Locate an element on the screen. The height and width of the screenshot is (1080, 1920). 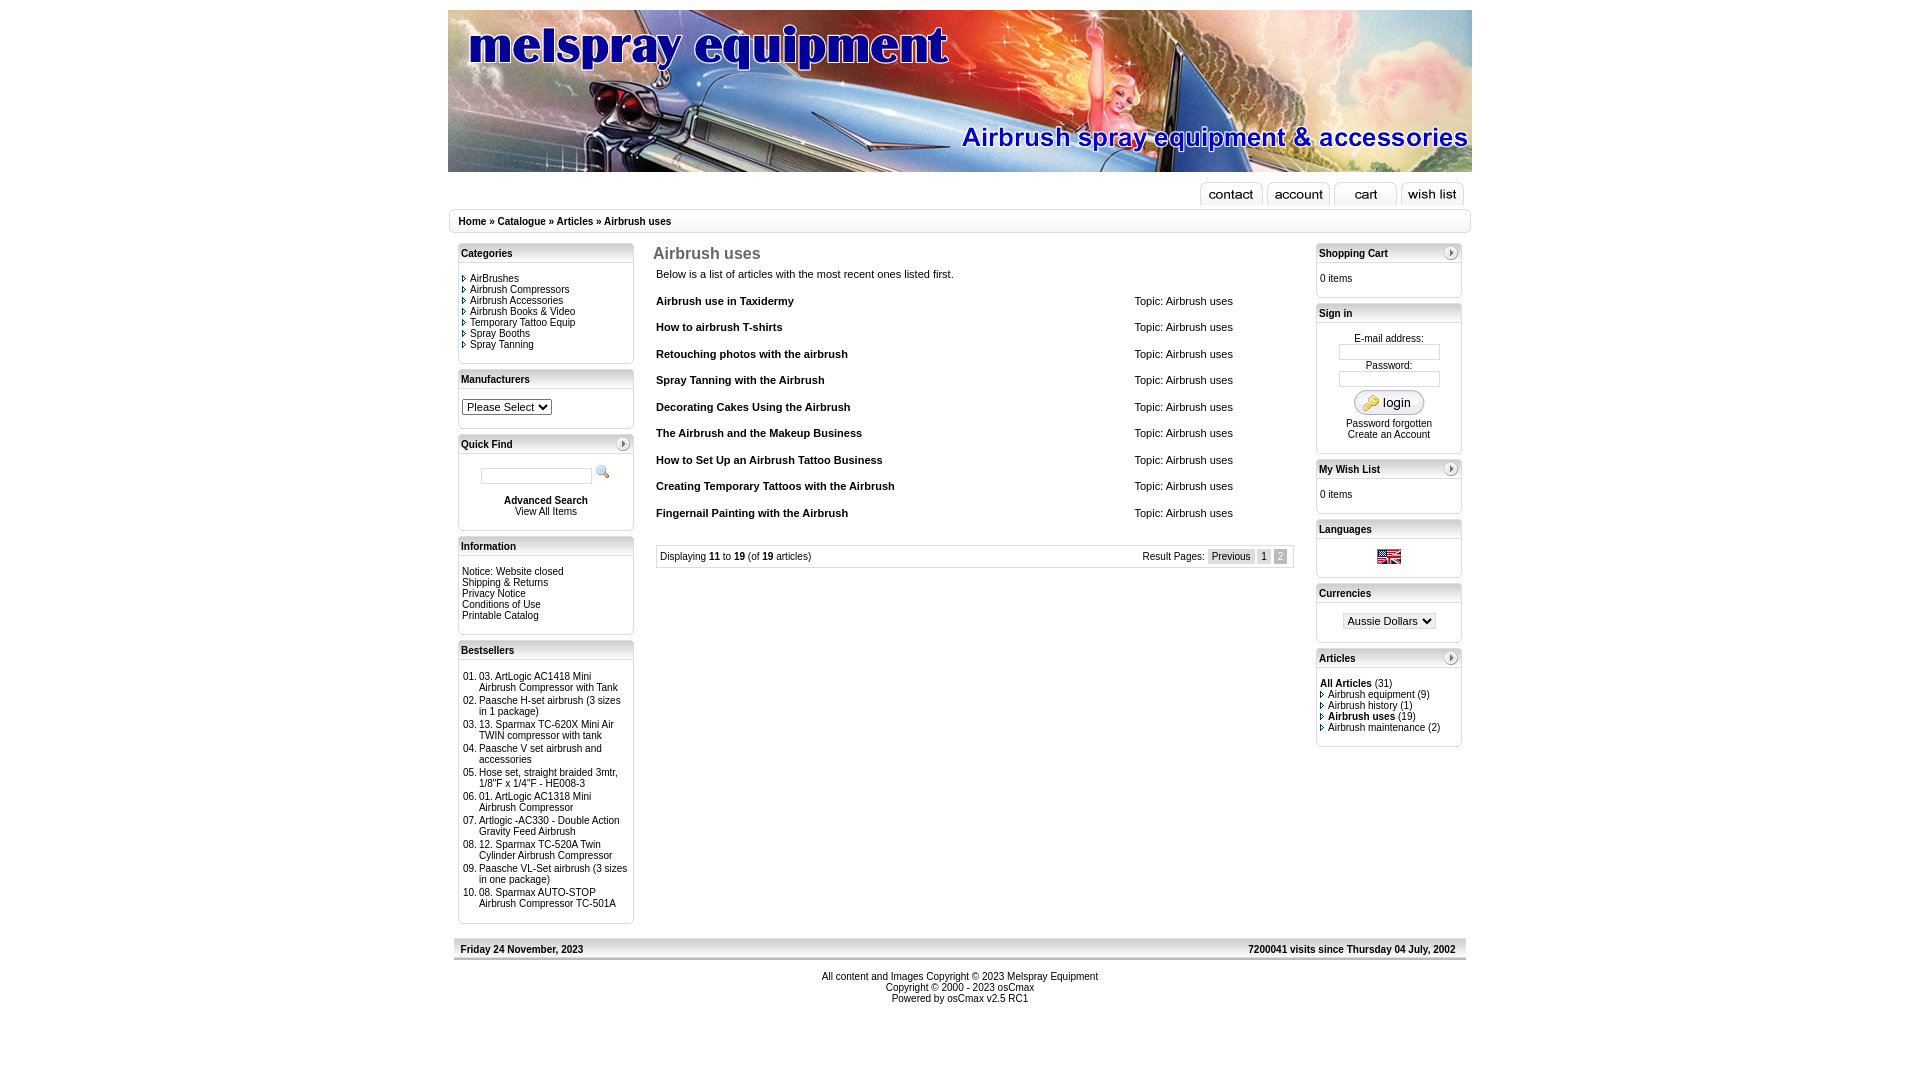
'osCmax' is located at coordinates (1014, 986).